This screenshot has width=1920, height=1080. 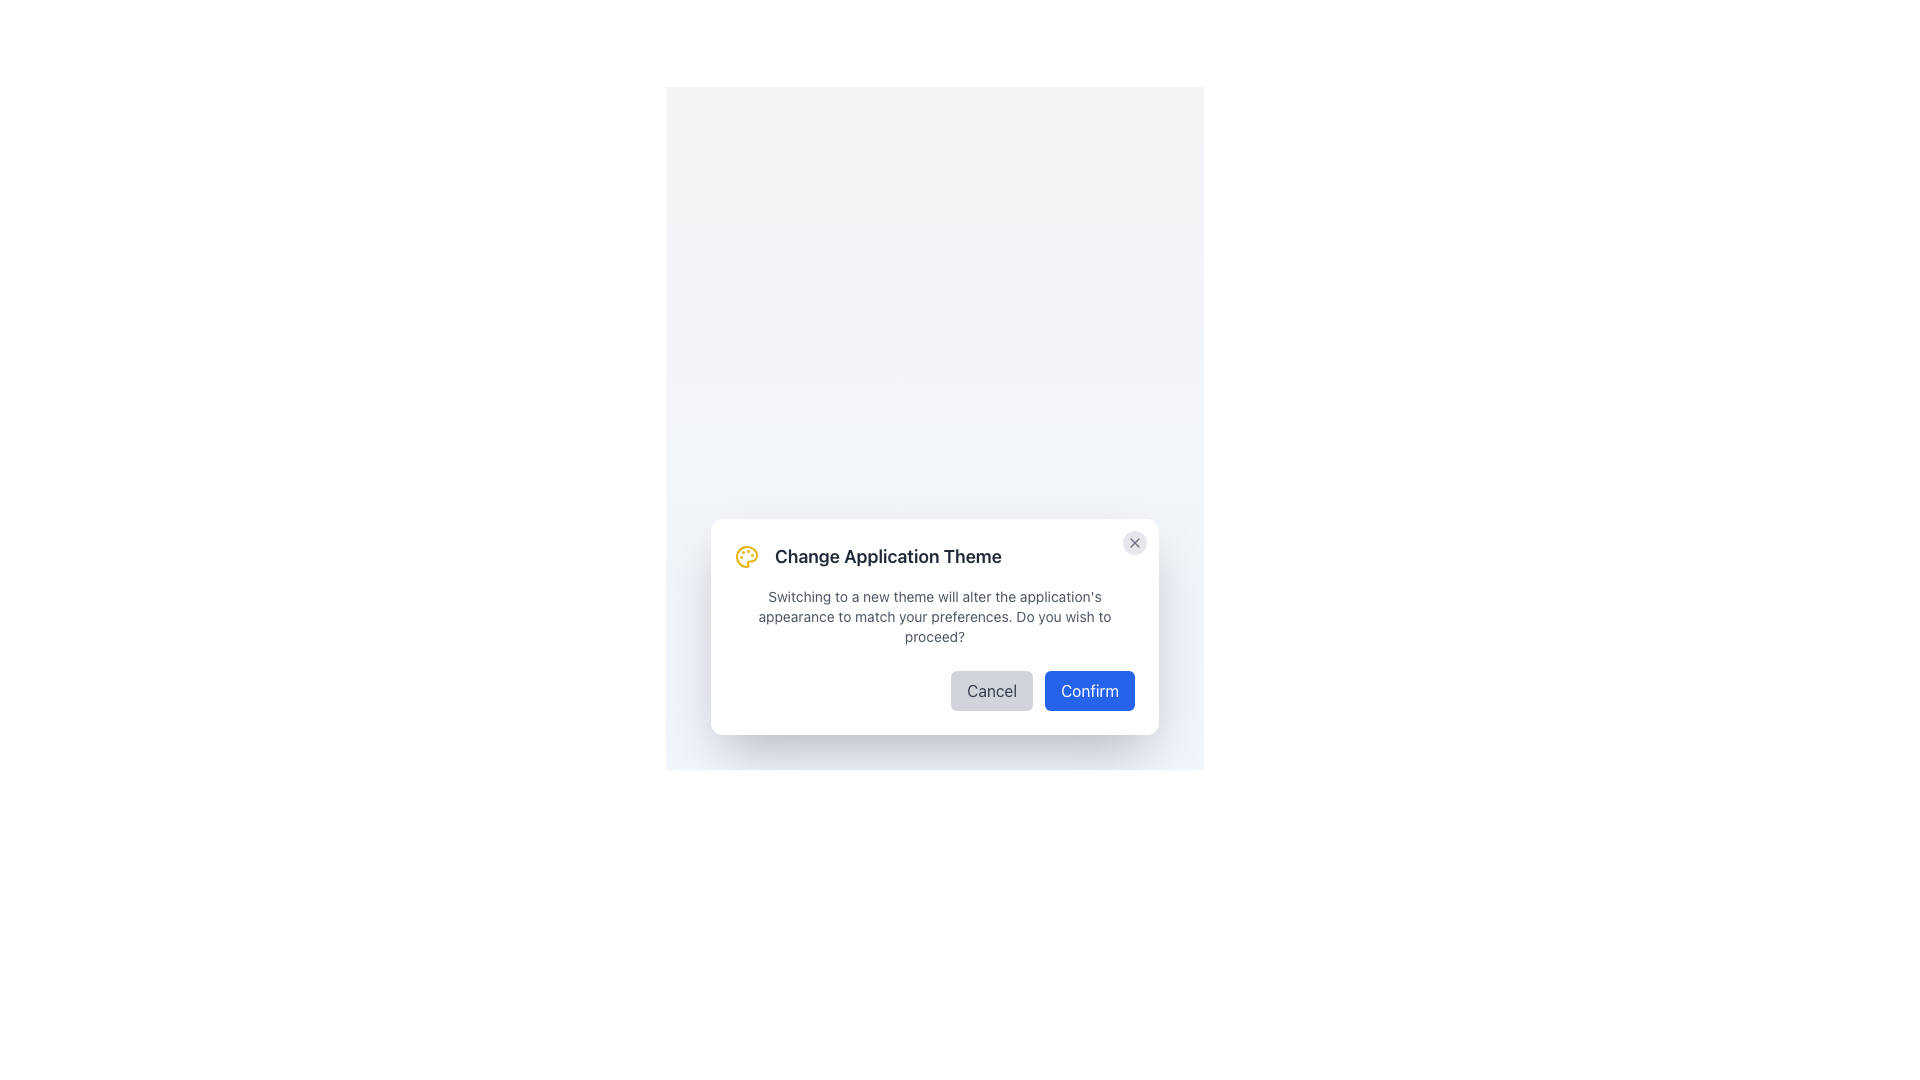 I want to click on the decorative icon representing color themes in the header section of the 'Change Application Theme' modal dialog box, so click(x=746, y=556).